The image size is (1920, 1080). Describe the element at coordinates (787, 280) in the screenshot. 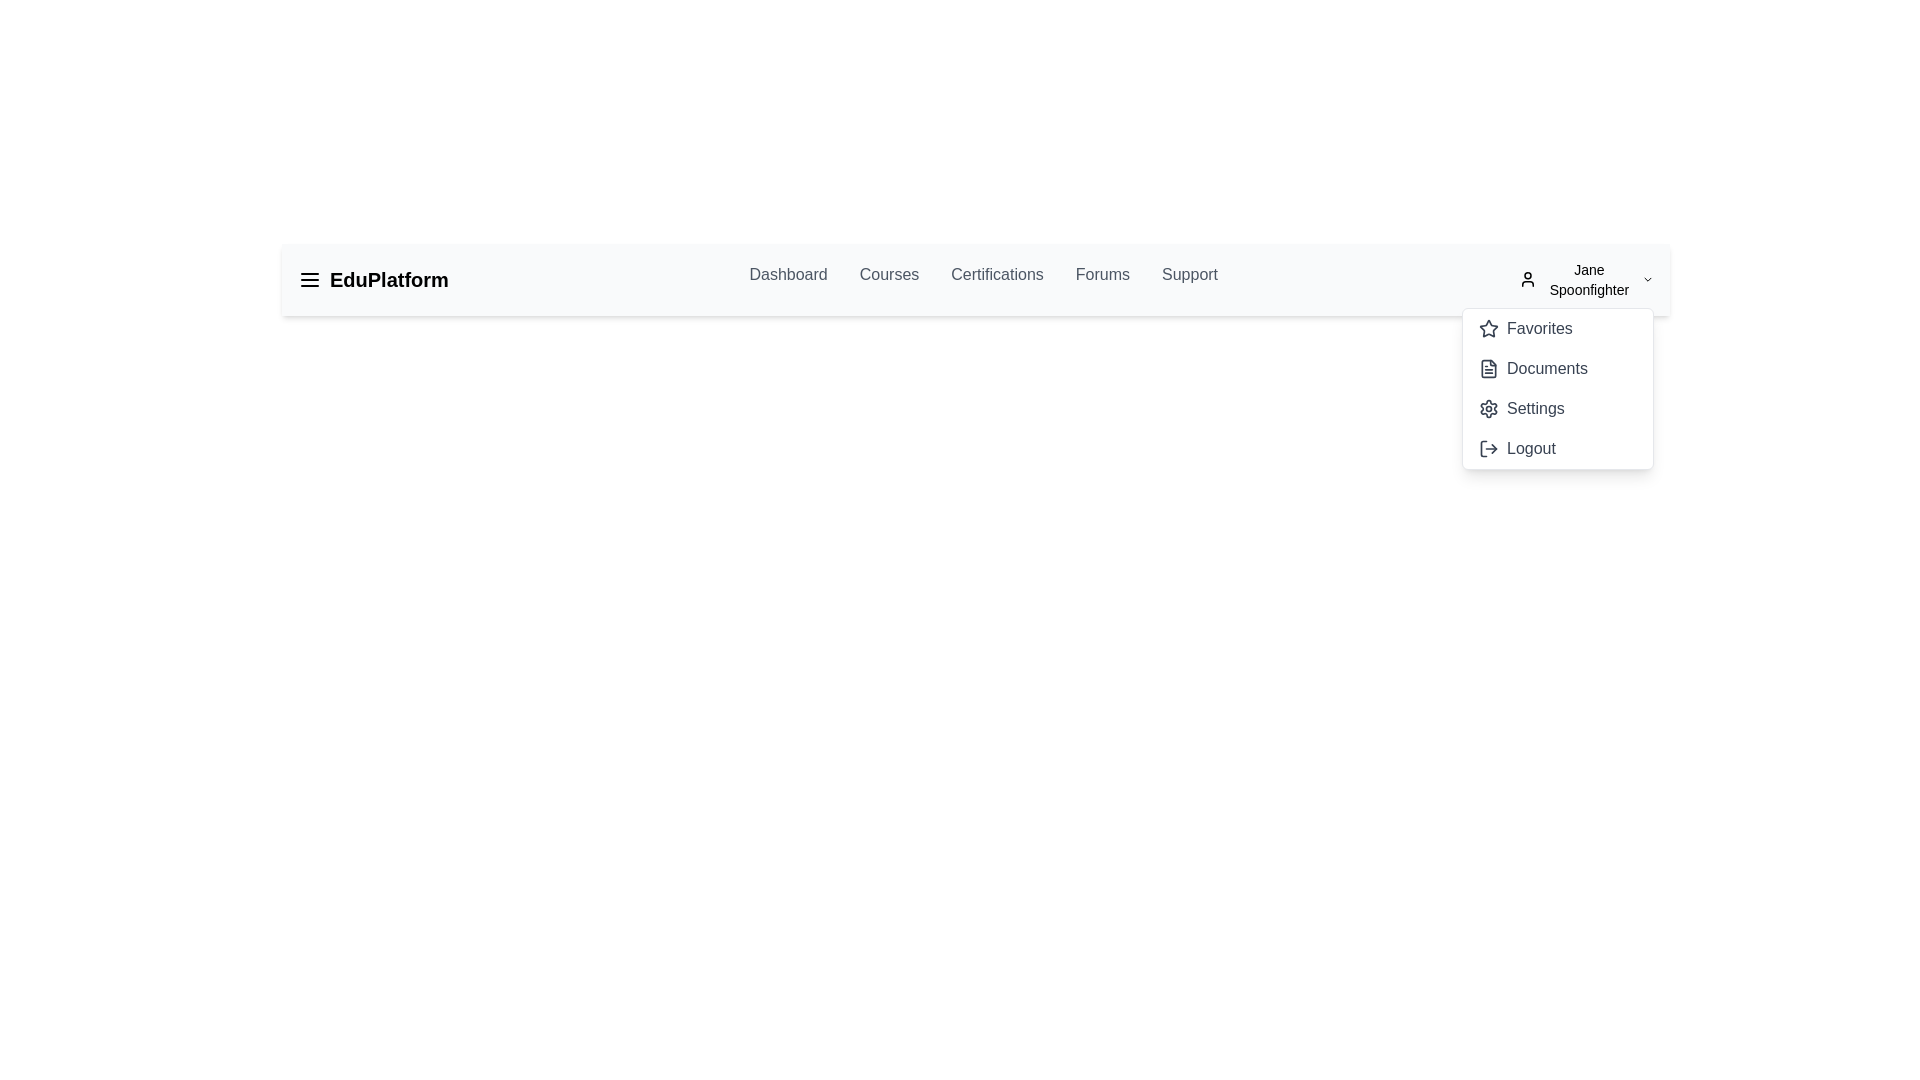

I see `the first hyperlink in the navigation bar that directs users to the Dashboard page` at that location.